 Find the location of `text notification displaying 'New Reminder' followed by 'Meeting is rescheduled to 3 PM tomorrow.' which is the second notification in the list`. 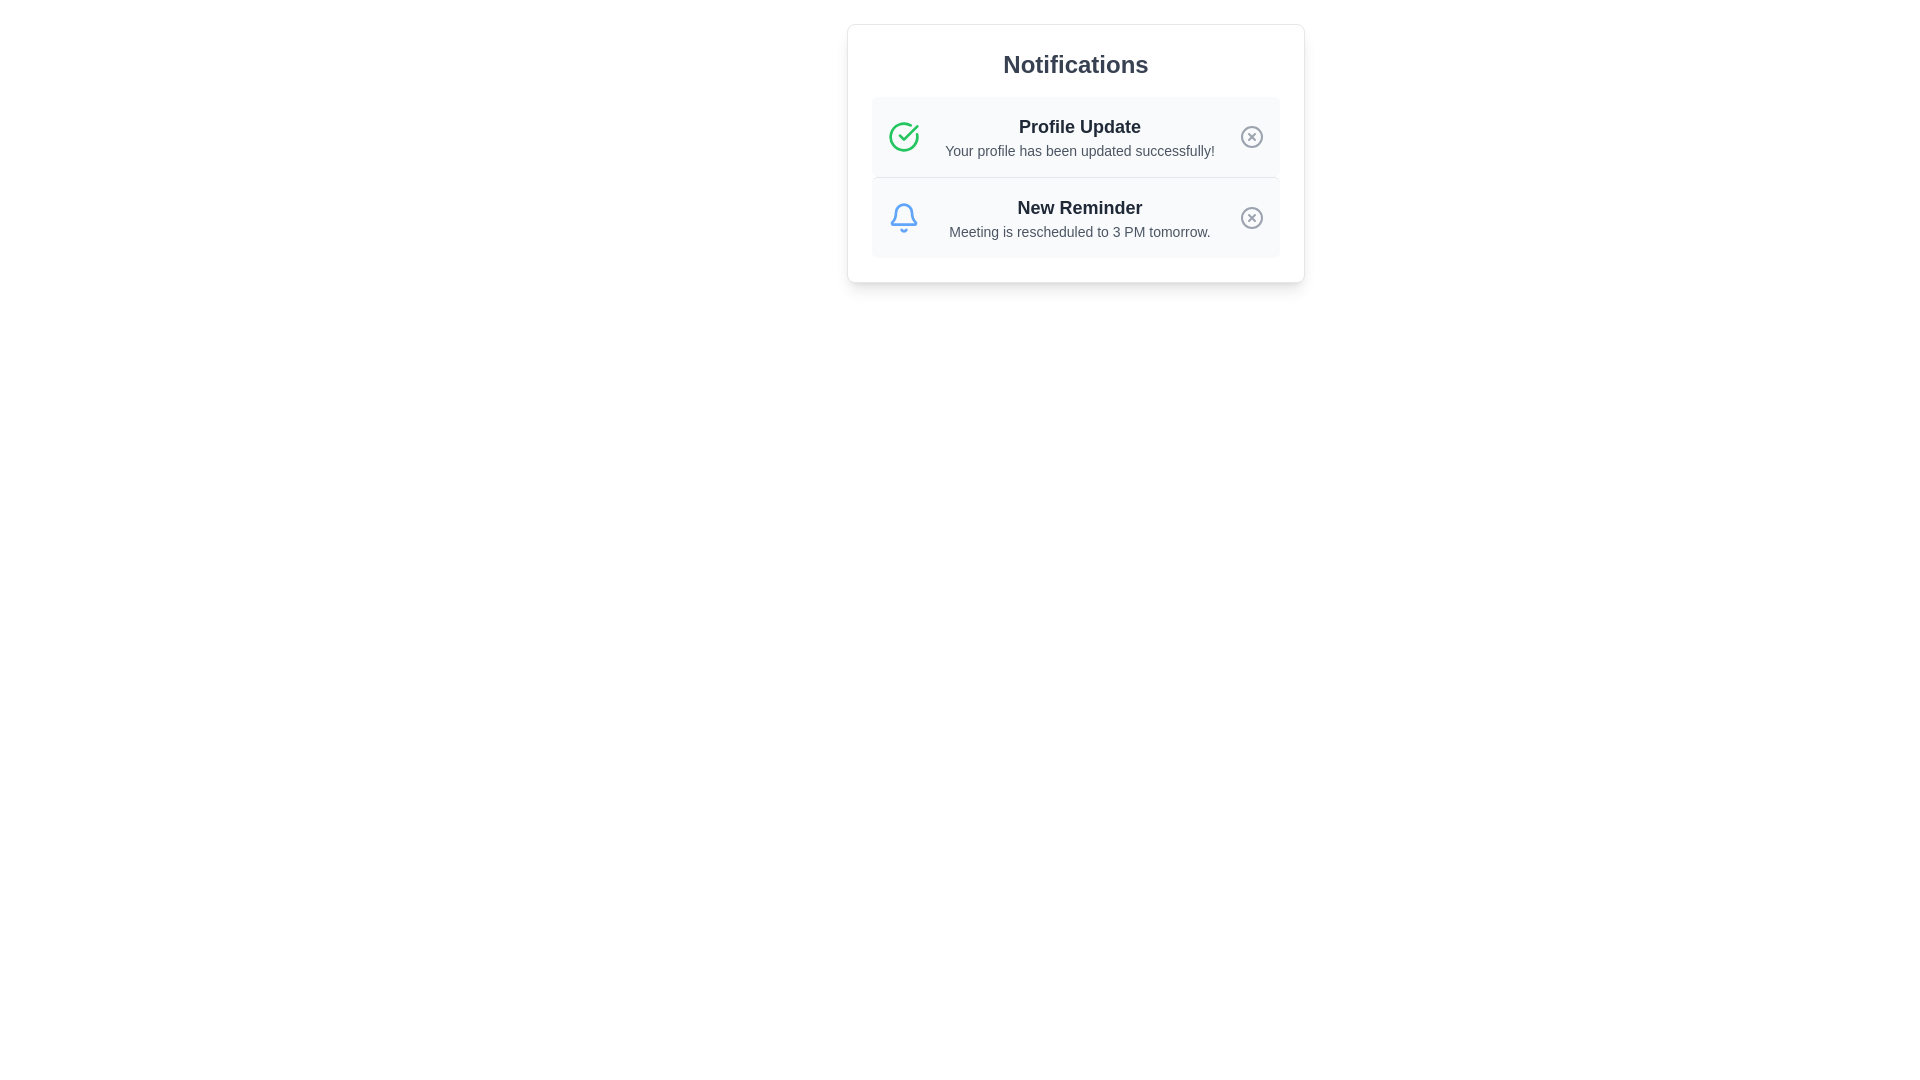

text notification displaying 'New Reminder' followed by 'Meeting is rescheduled to 3 PM tomorrow.' which is the second notification in the list is located at coordinates (1079, 218).